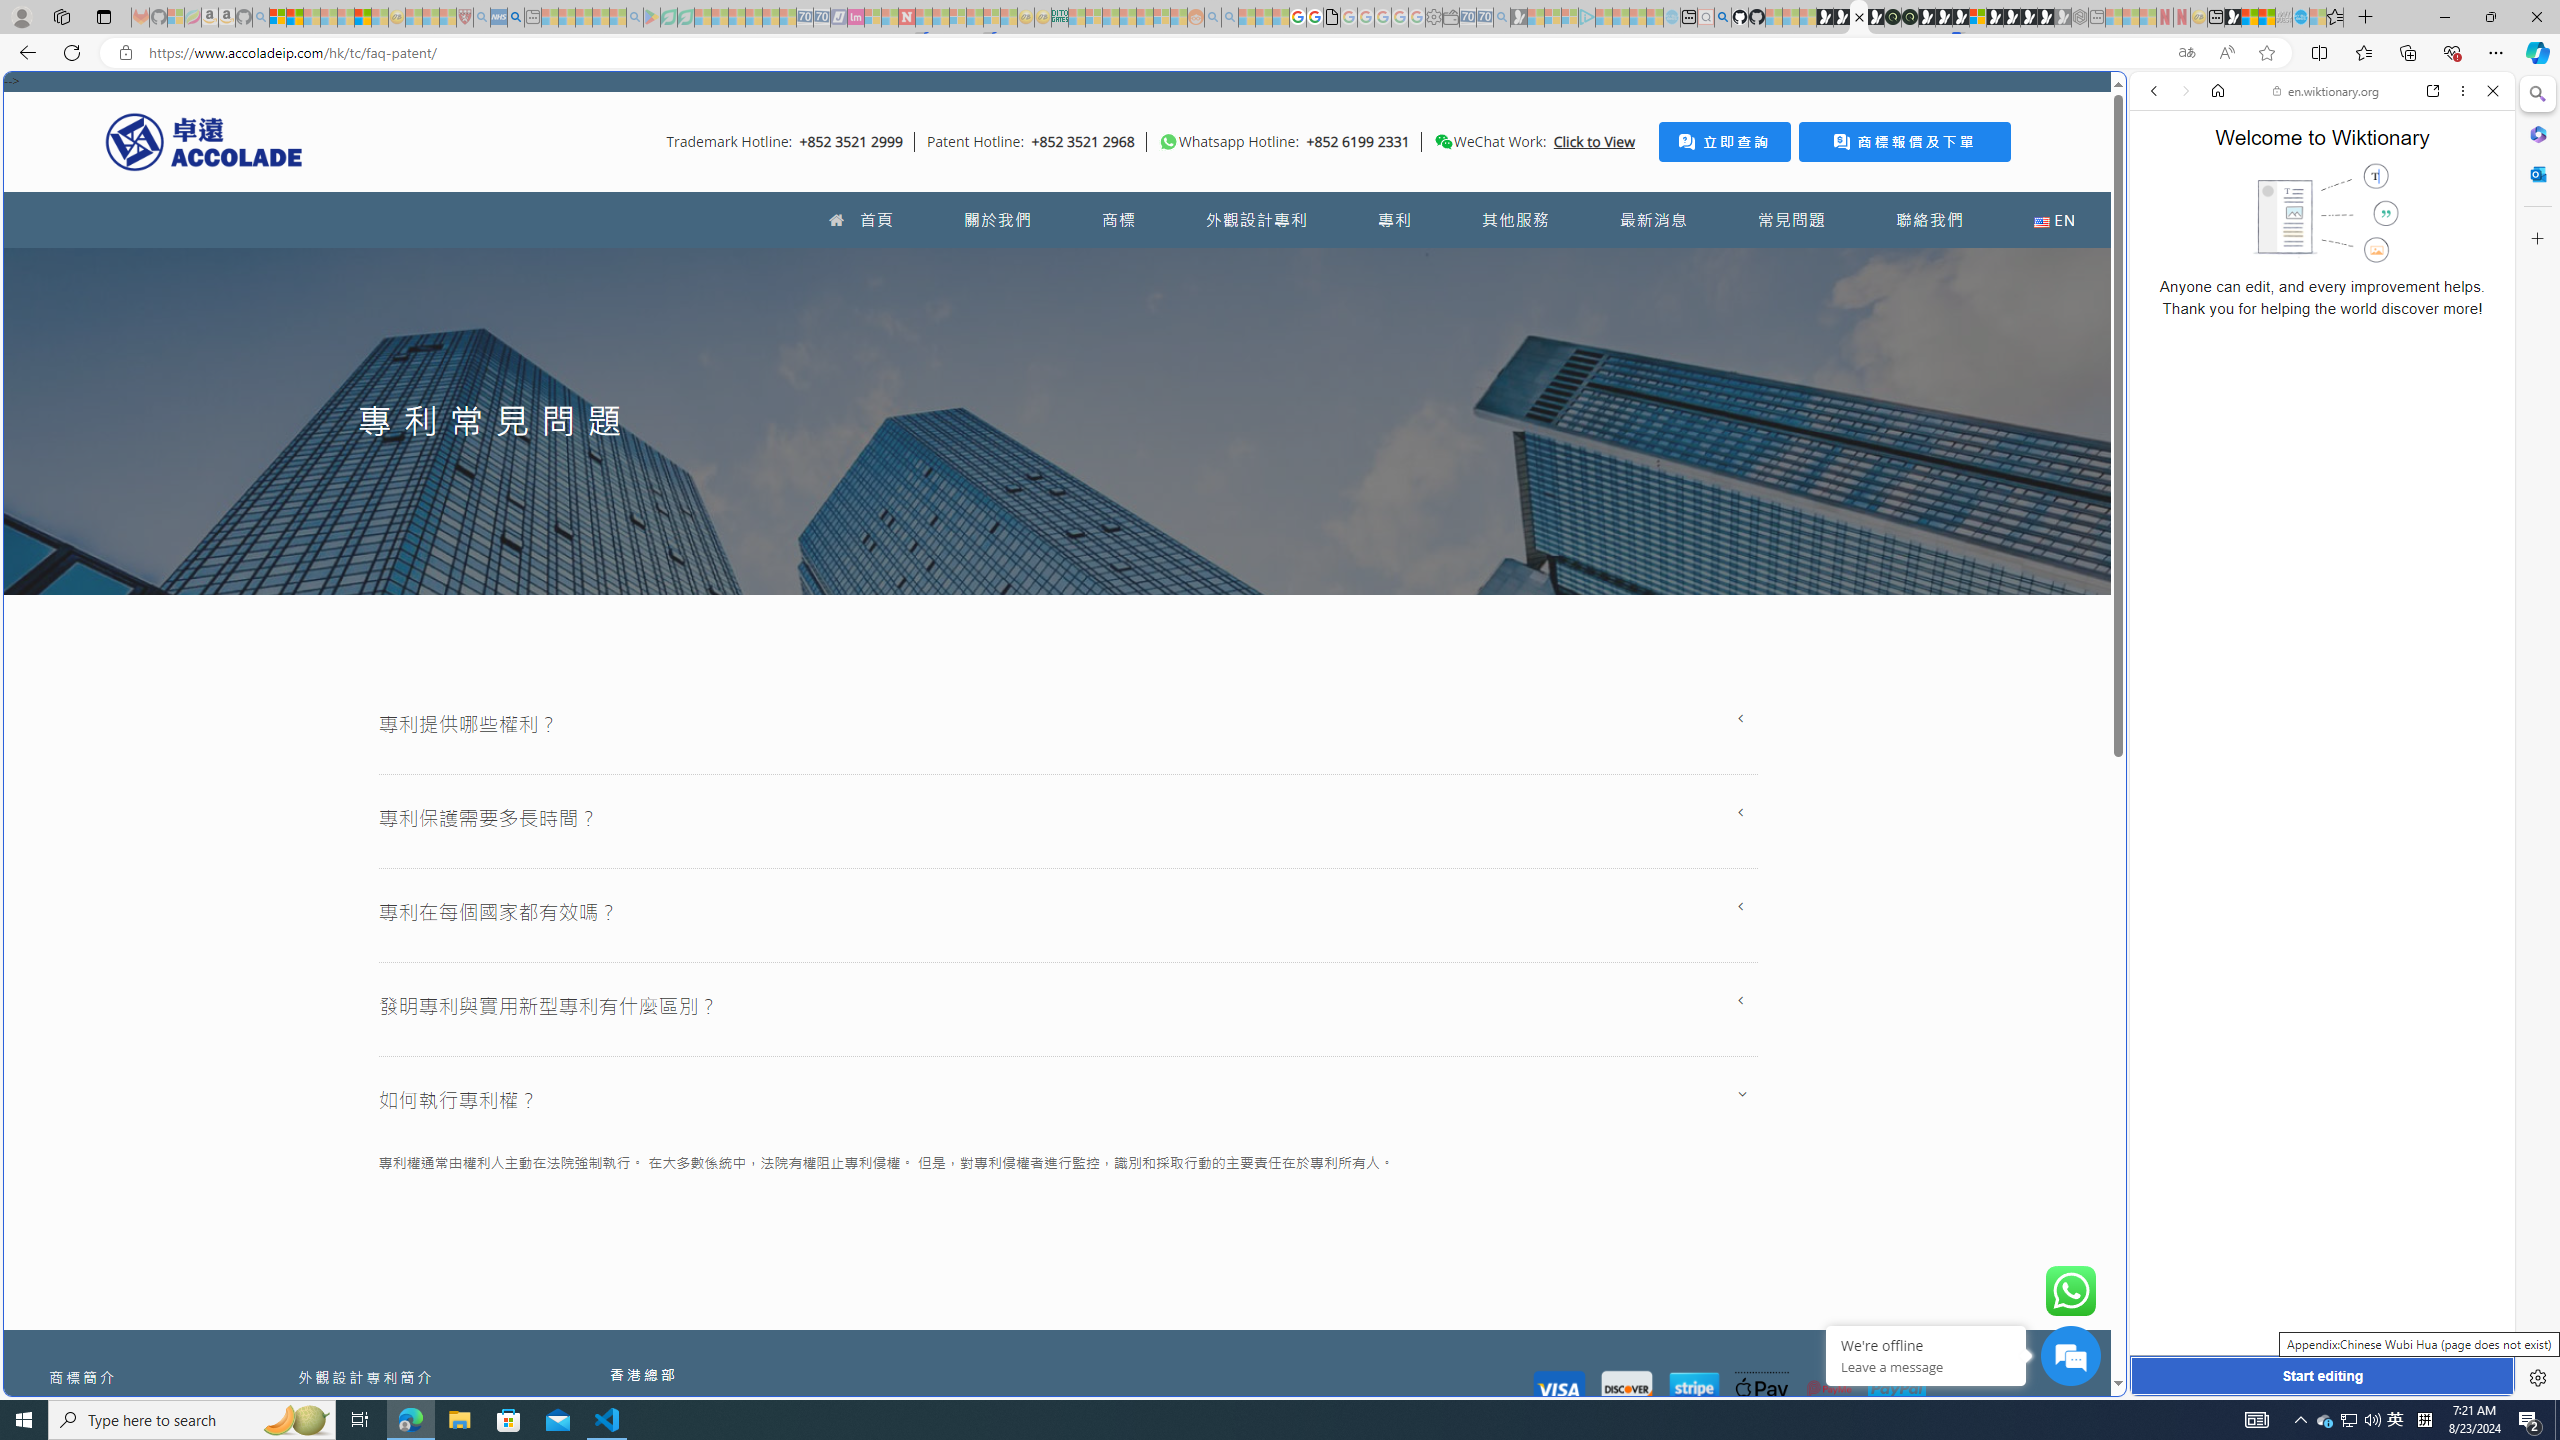 Image resolution: width=2560 pixels, height=1440 pixels. Describe the element at coordinates (203, 141) in the screenshot. I see `'Accolade IP HK Logo'` at that location.